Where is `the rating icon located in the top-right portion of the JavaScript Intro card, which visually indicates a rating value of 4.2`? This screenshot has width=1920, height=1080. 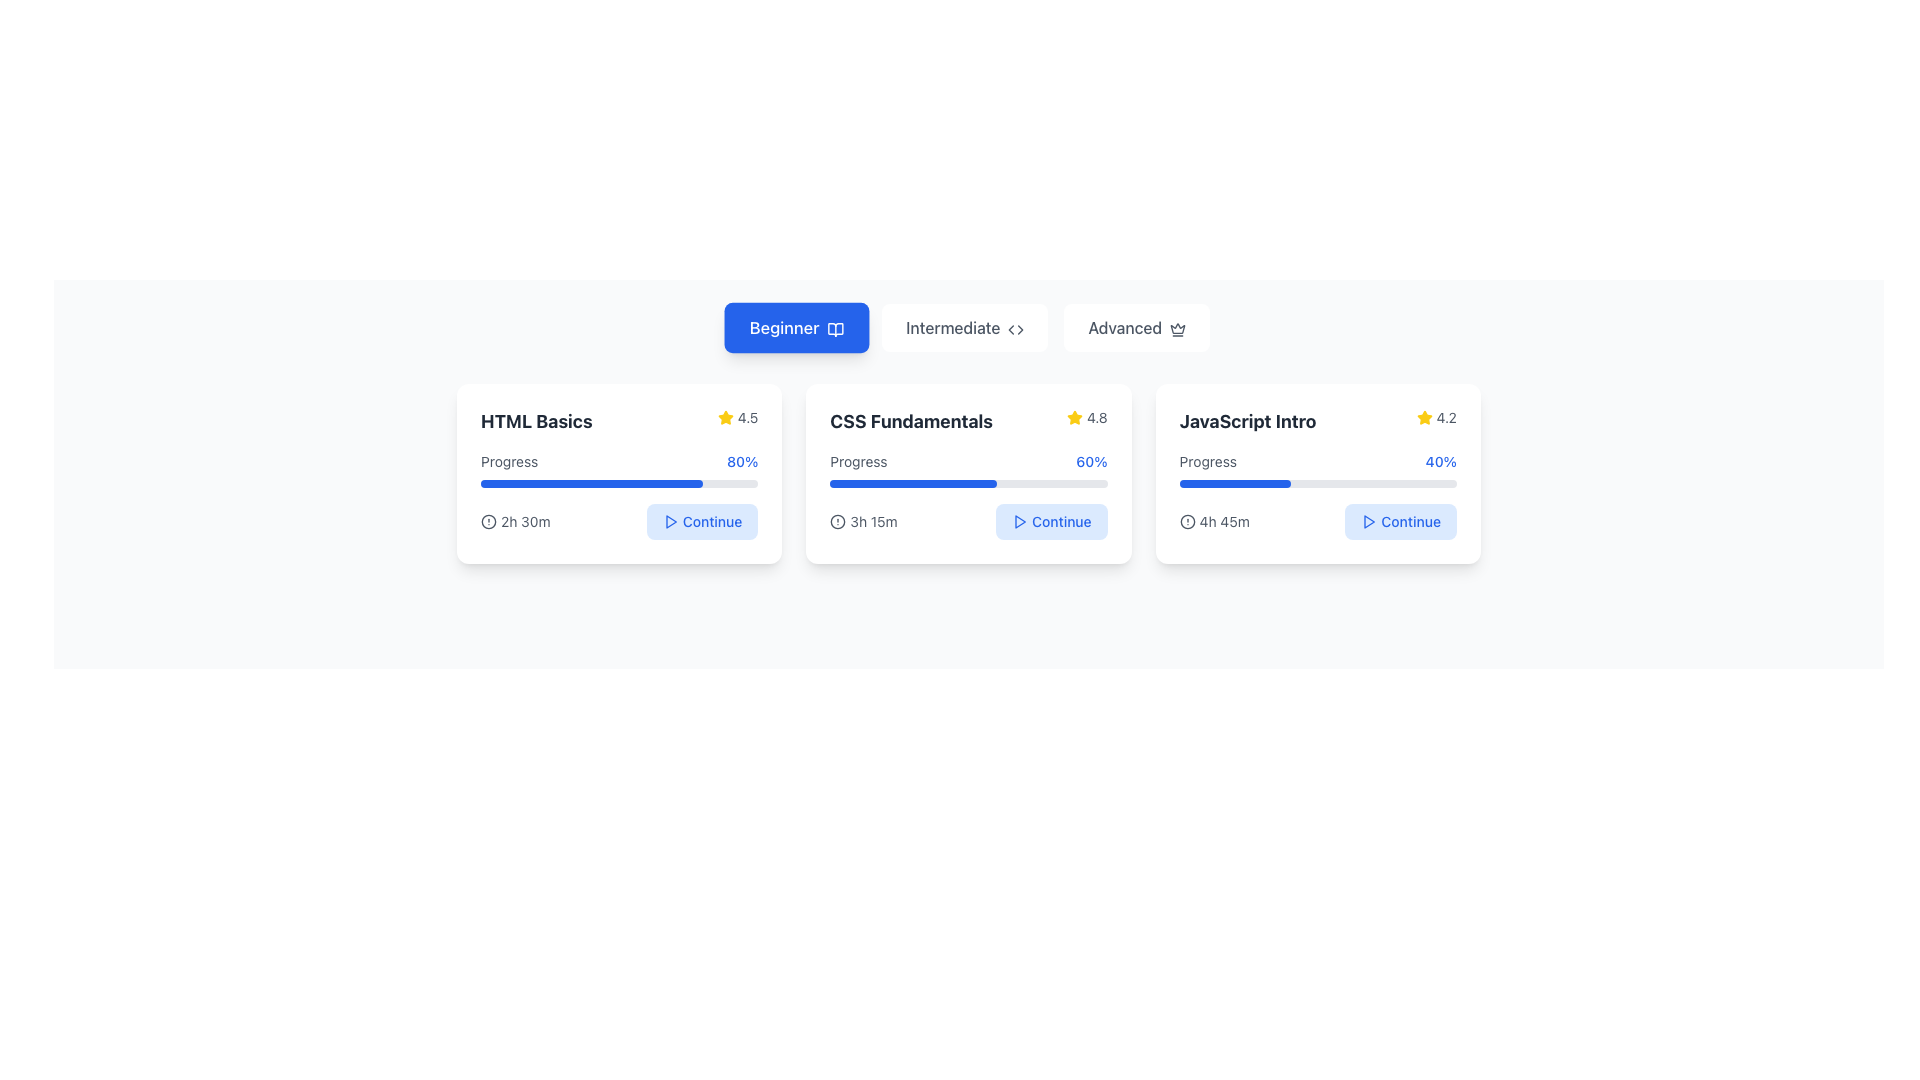
the rating icon located in the top-right portion of the JavaScript Intro card, which visually indicates a rating value of 4.2 is located at coordinates (1423, 416).